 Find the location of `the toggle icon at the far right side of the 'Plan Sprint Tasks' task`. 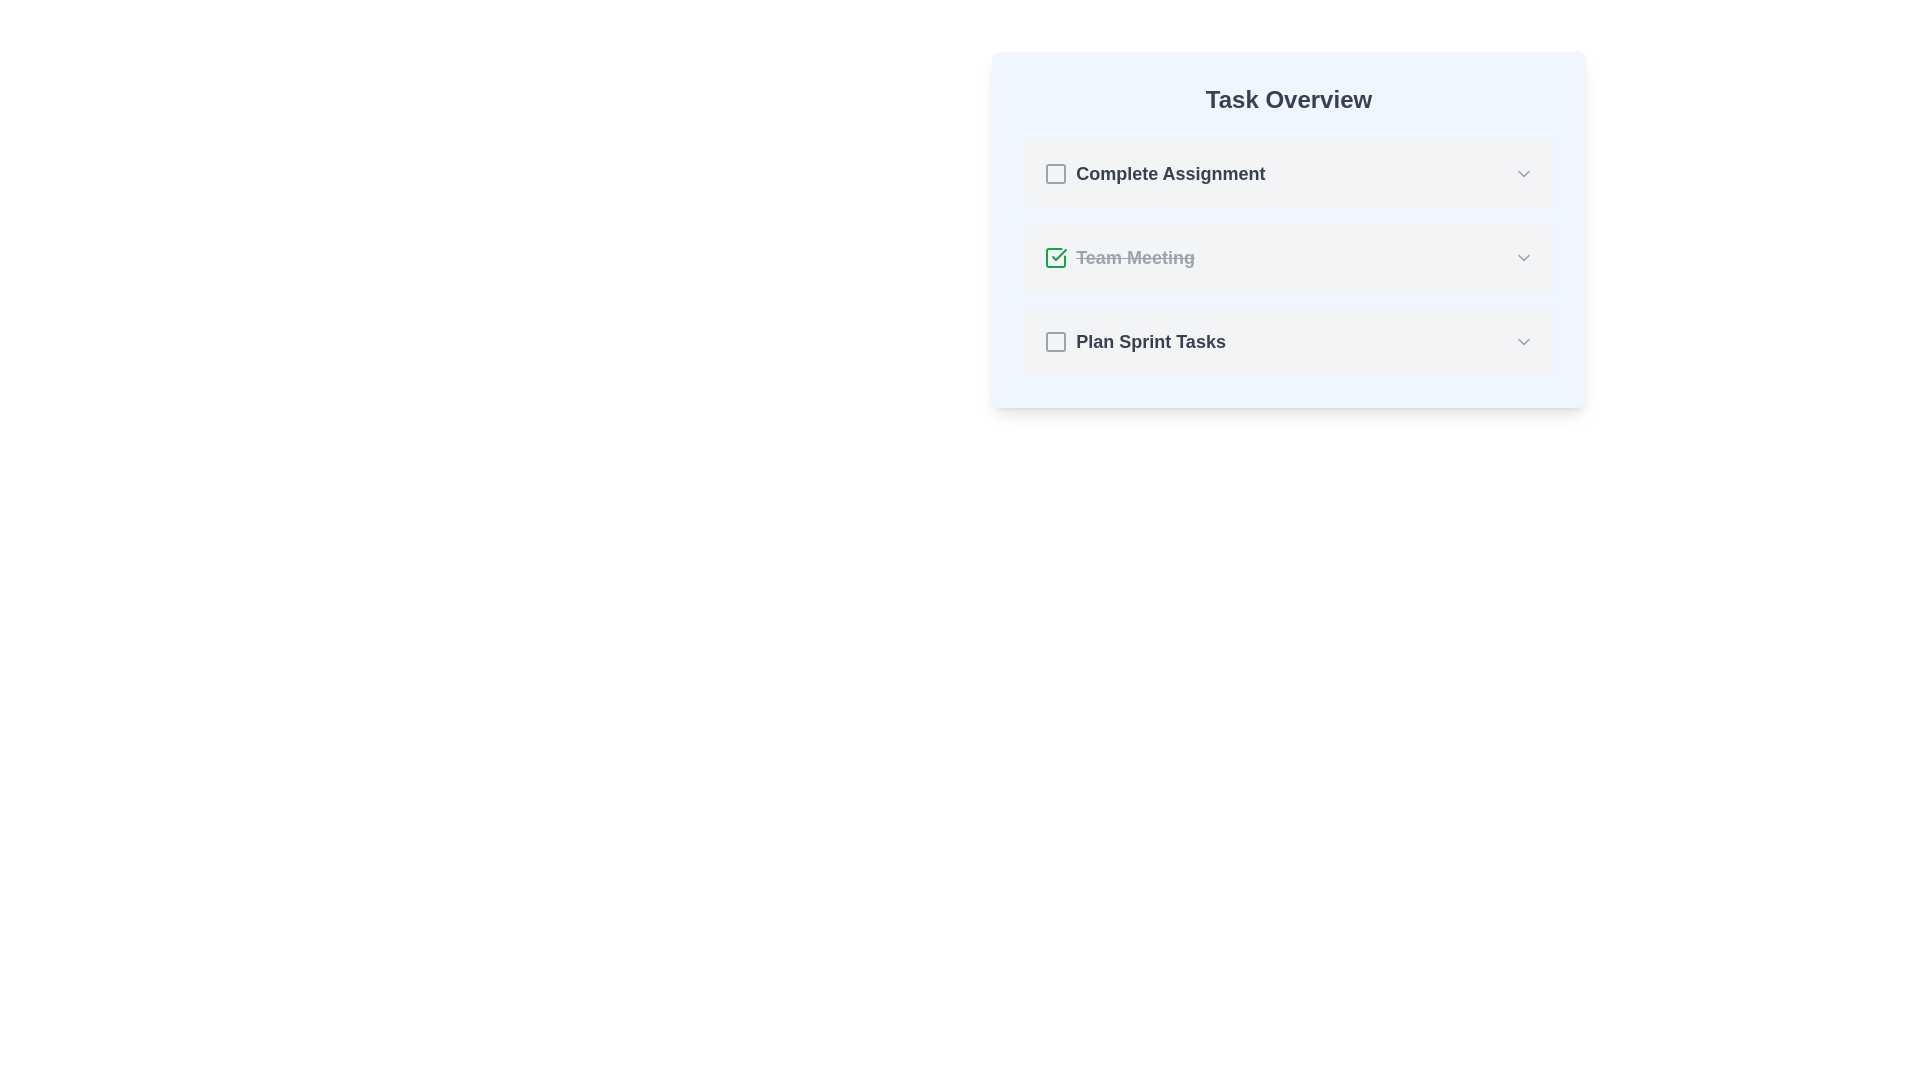

the toggle icon at the far right side of the 'Plan Sprint Tasks' task is located at coordinates (1522, 341).